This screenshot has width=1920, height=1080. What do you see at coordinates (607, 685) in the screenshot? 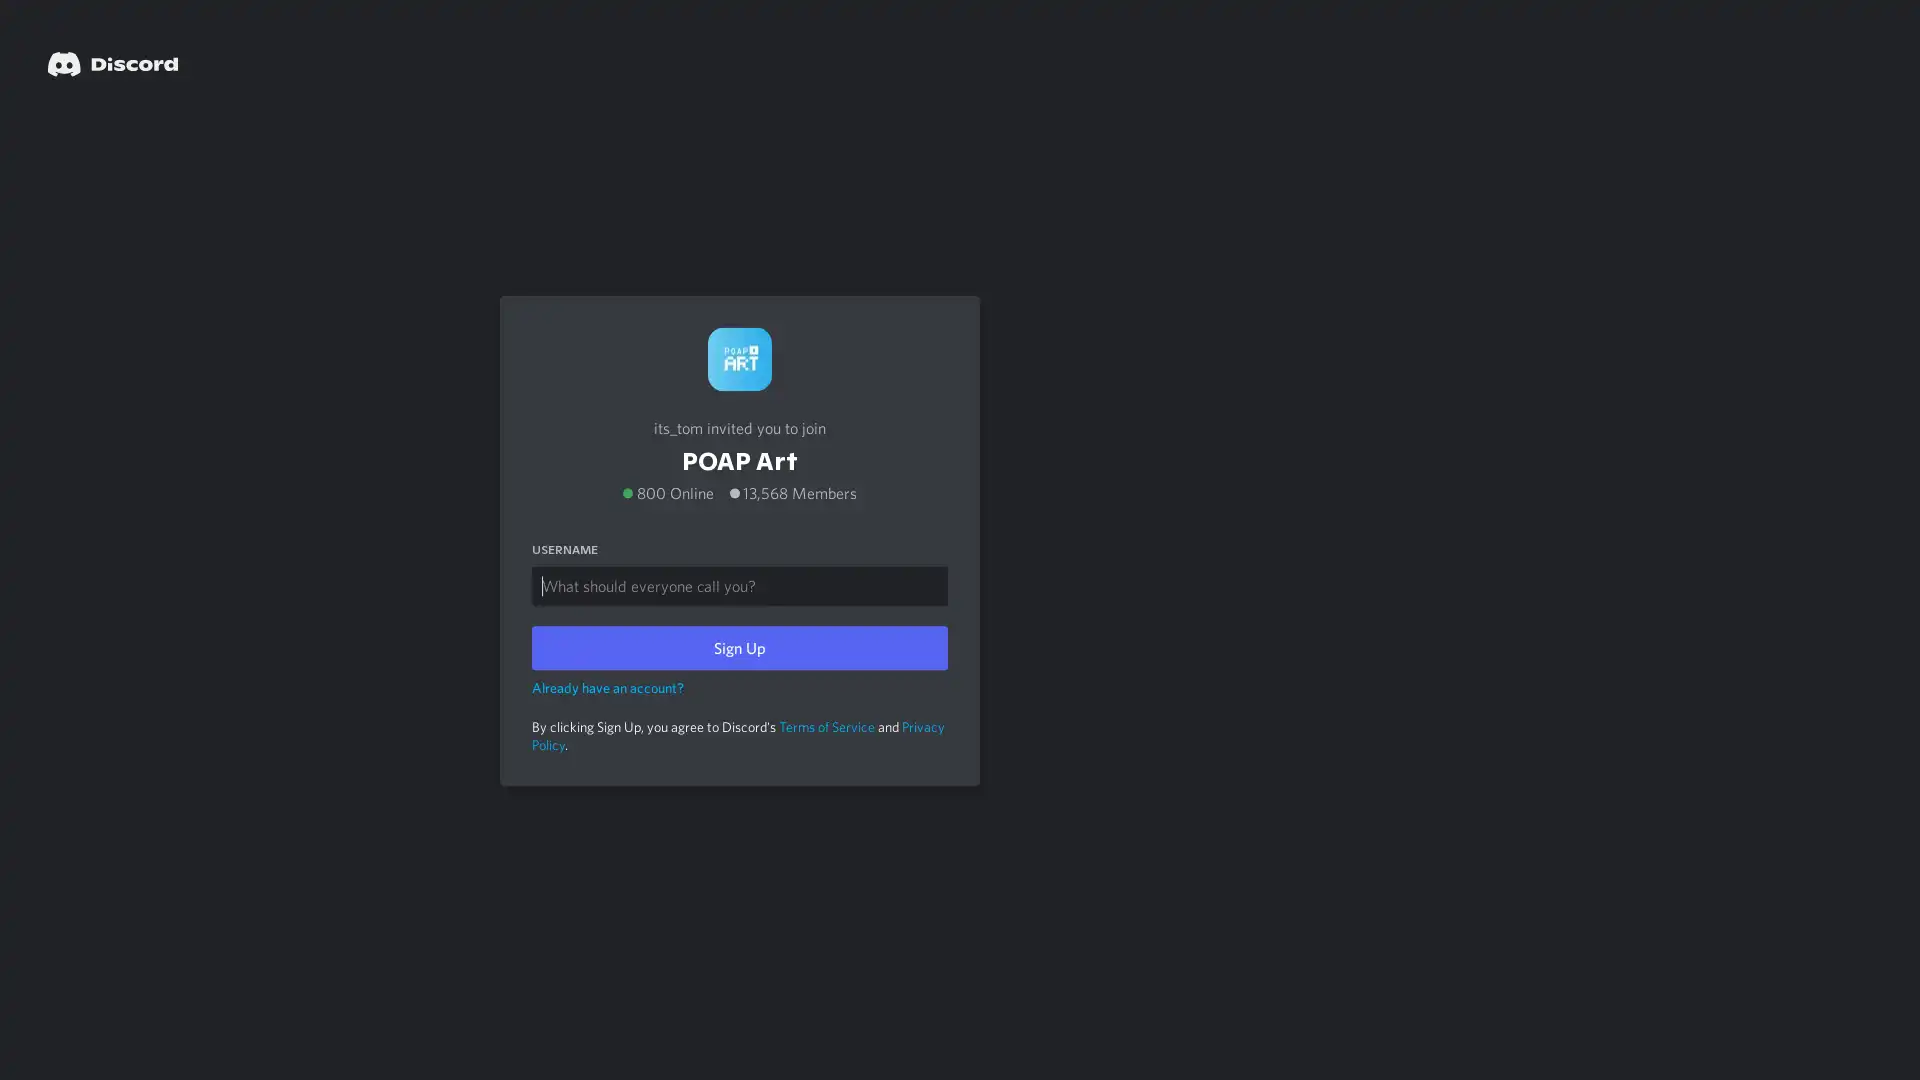
I see `Already have an account?` at bounding box center [607, 685].